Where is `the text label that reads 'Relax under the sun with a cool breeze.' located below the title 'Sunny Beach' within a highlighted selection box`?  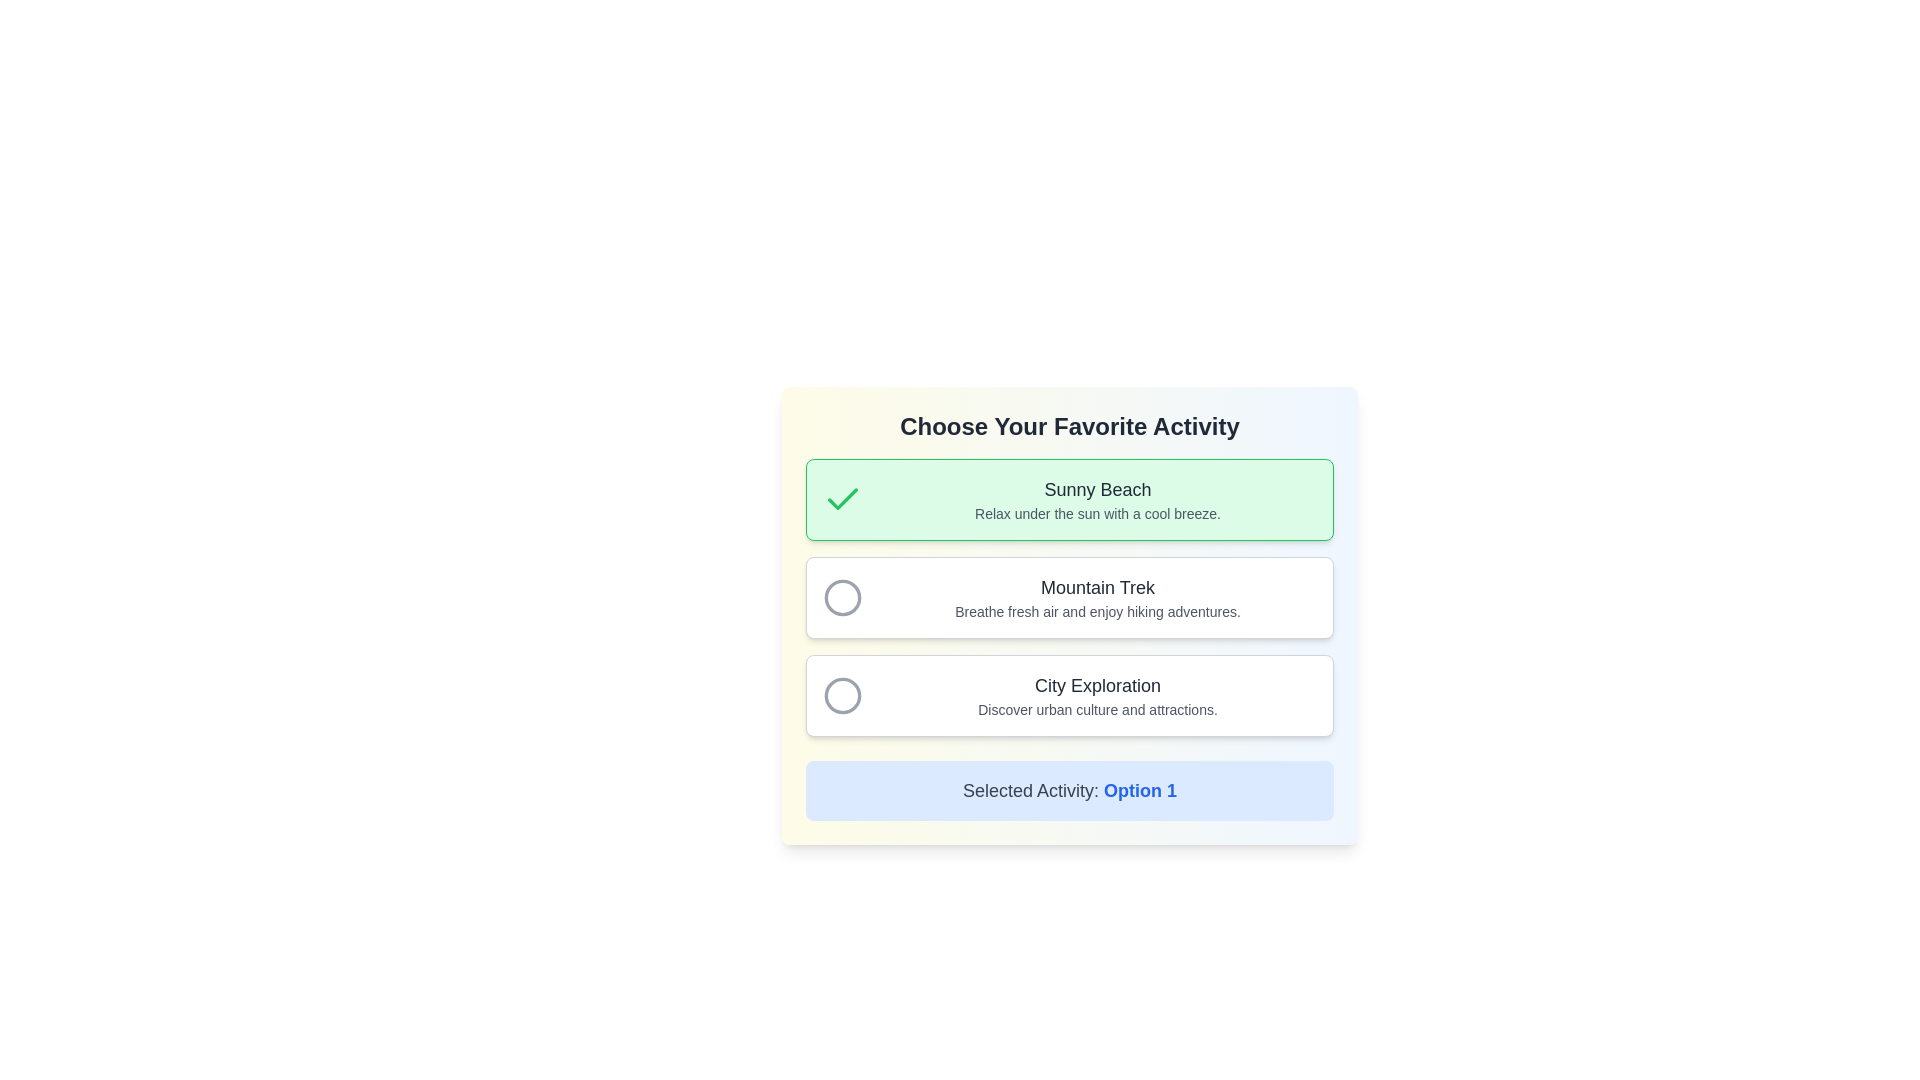 the text label that reads 'Relax under the sun with a cool breeze.' located below the title 'Sunny Beach' within a highlighted selection box is located at coordinates (1097, 512).